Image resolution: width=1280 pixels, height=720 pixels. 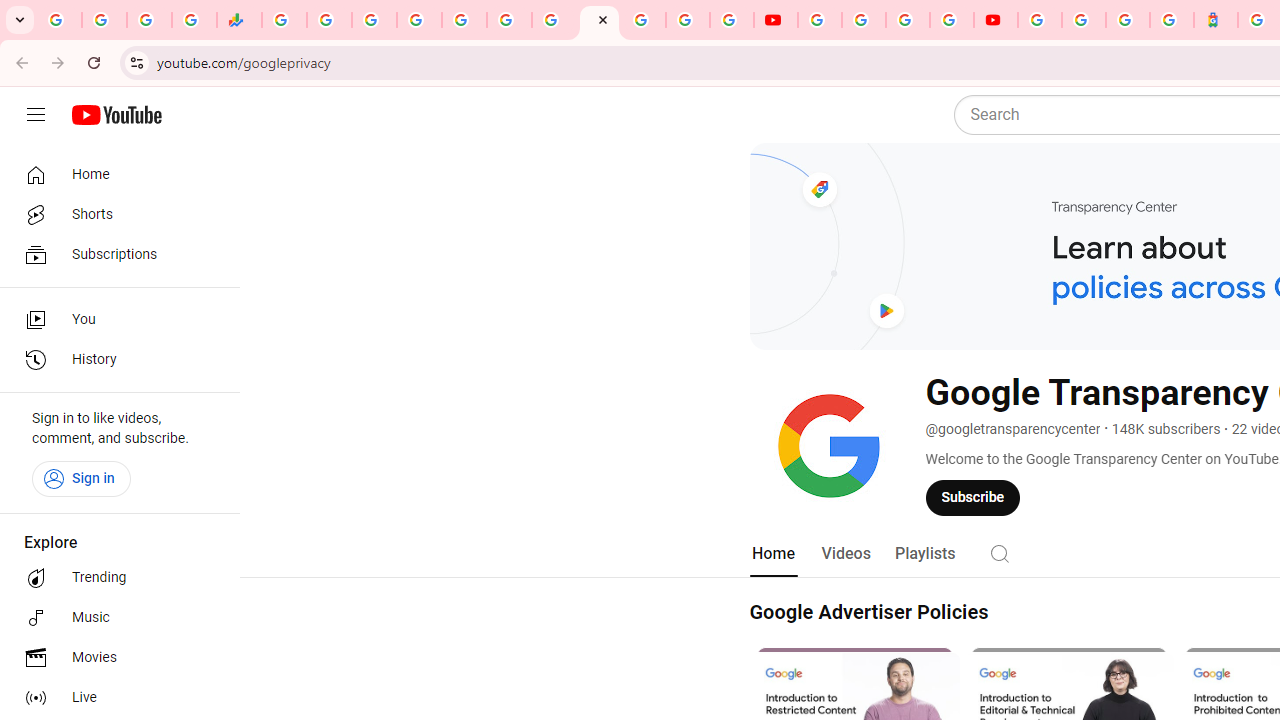 What do you see at coordinates (1215, 20) in the screenshot?
I see `'Atour Hotel - Google hotels'` at bounding box center [1215, 20].